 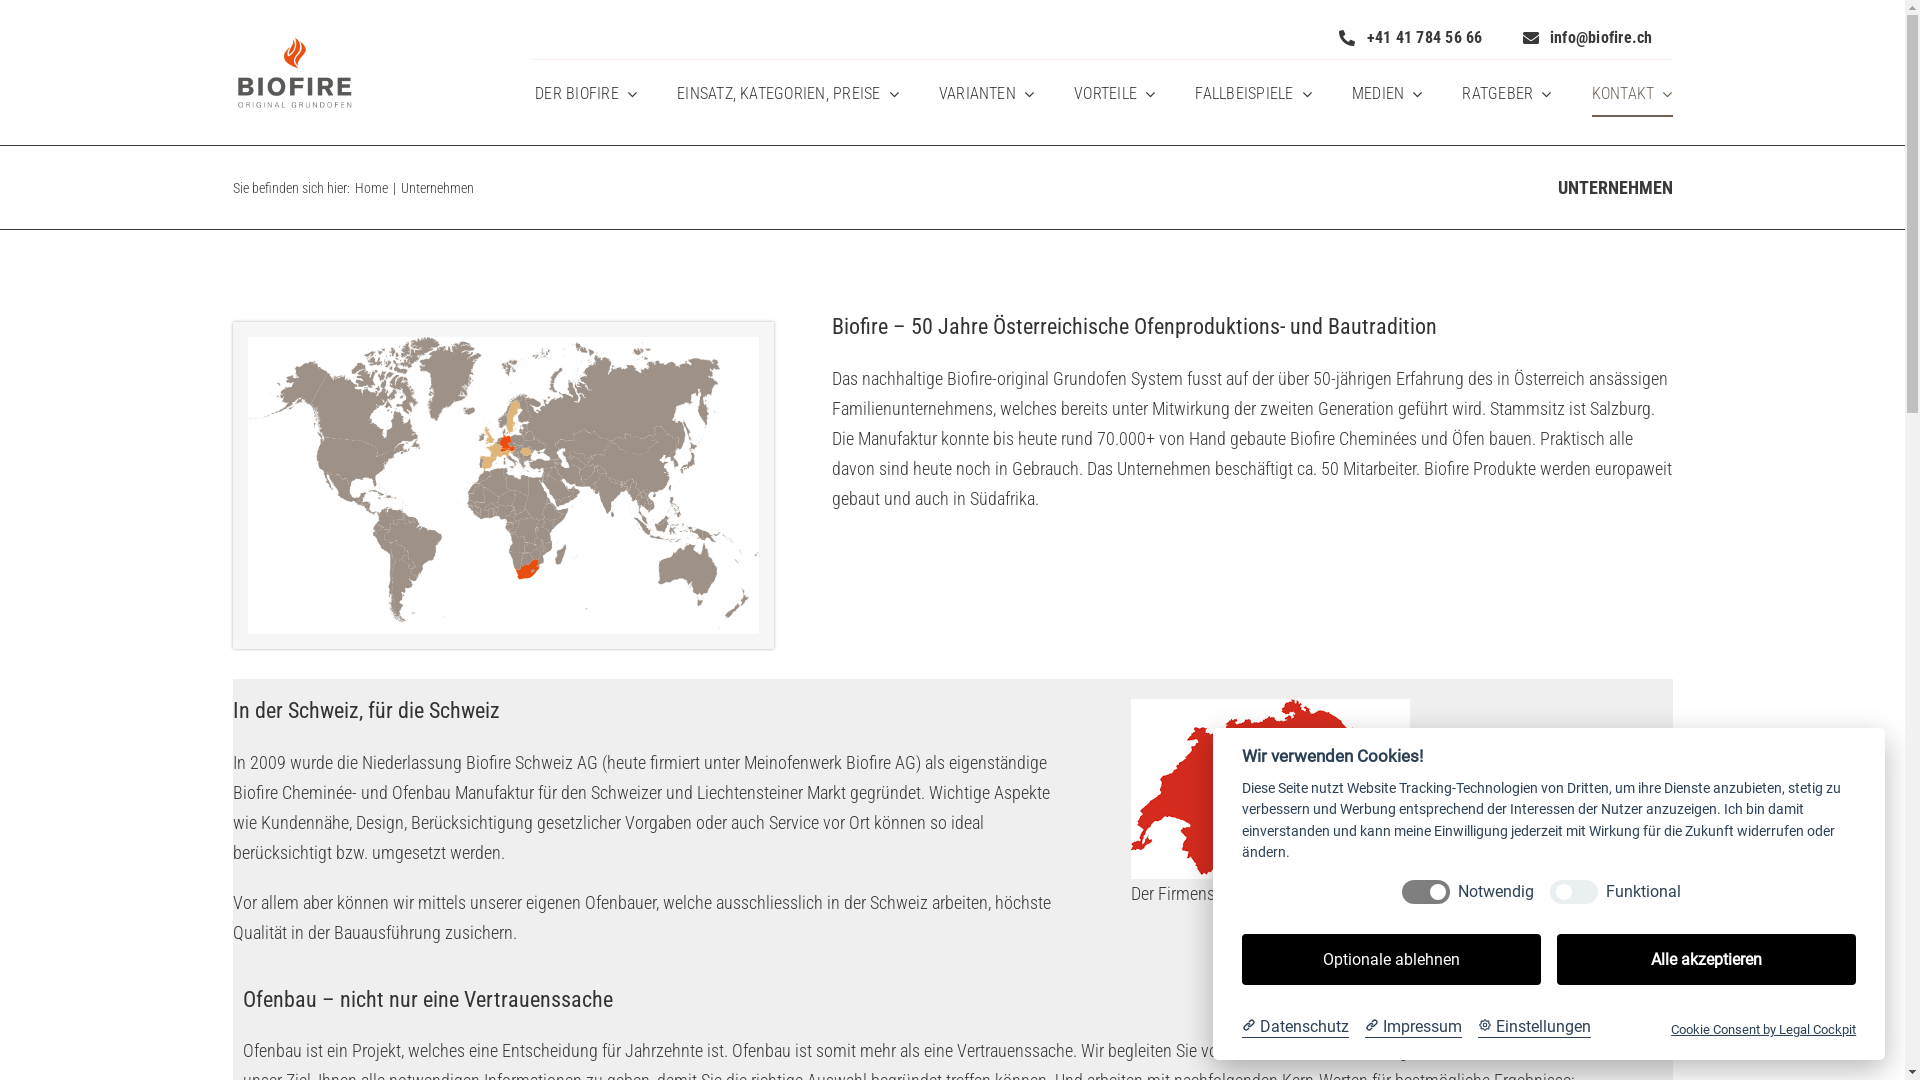 What do you see at coordinates (1386, 94) in the screenshot?
I see `'MEDIEN'` at bounding box center [1386, 94].